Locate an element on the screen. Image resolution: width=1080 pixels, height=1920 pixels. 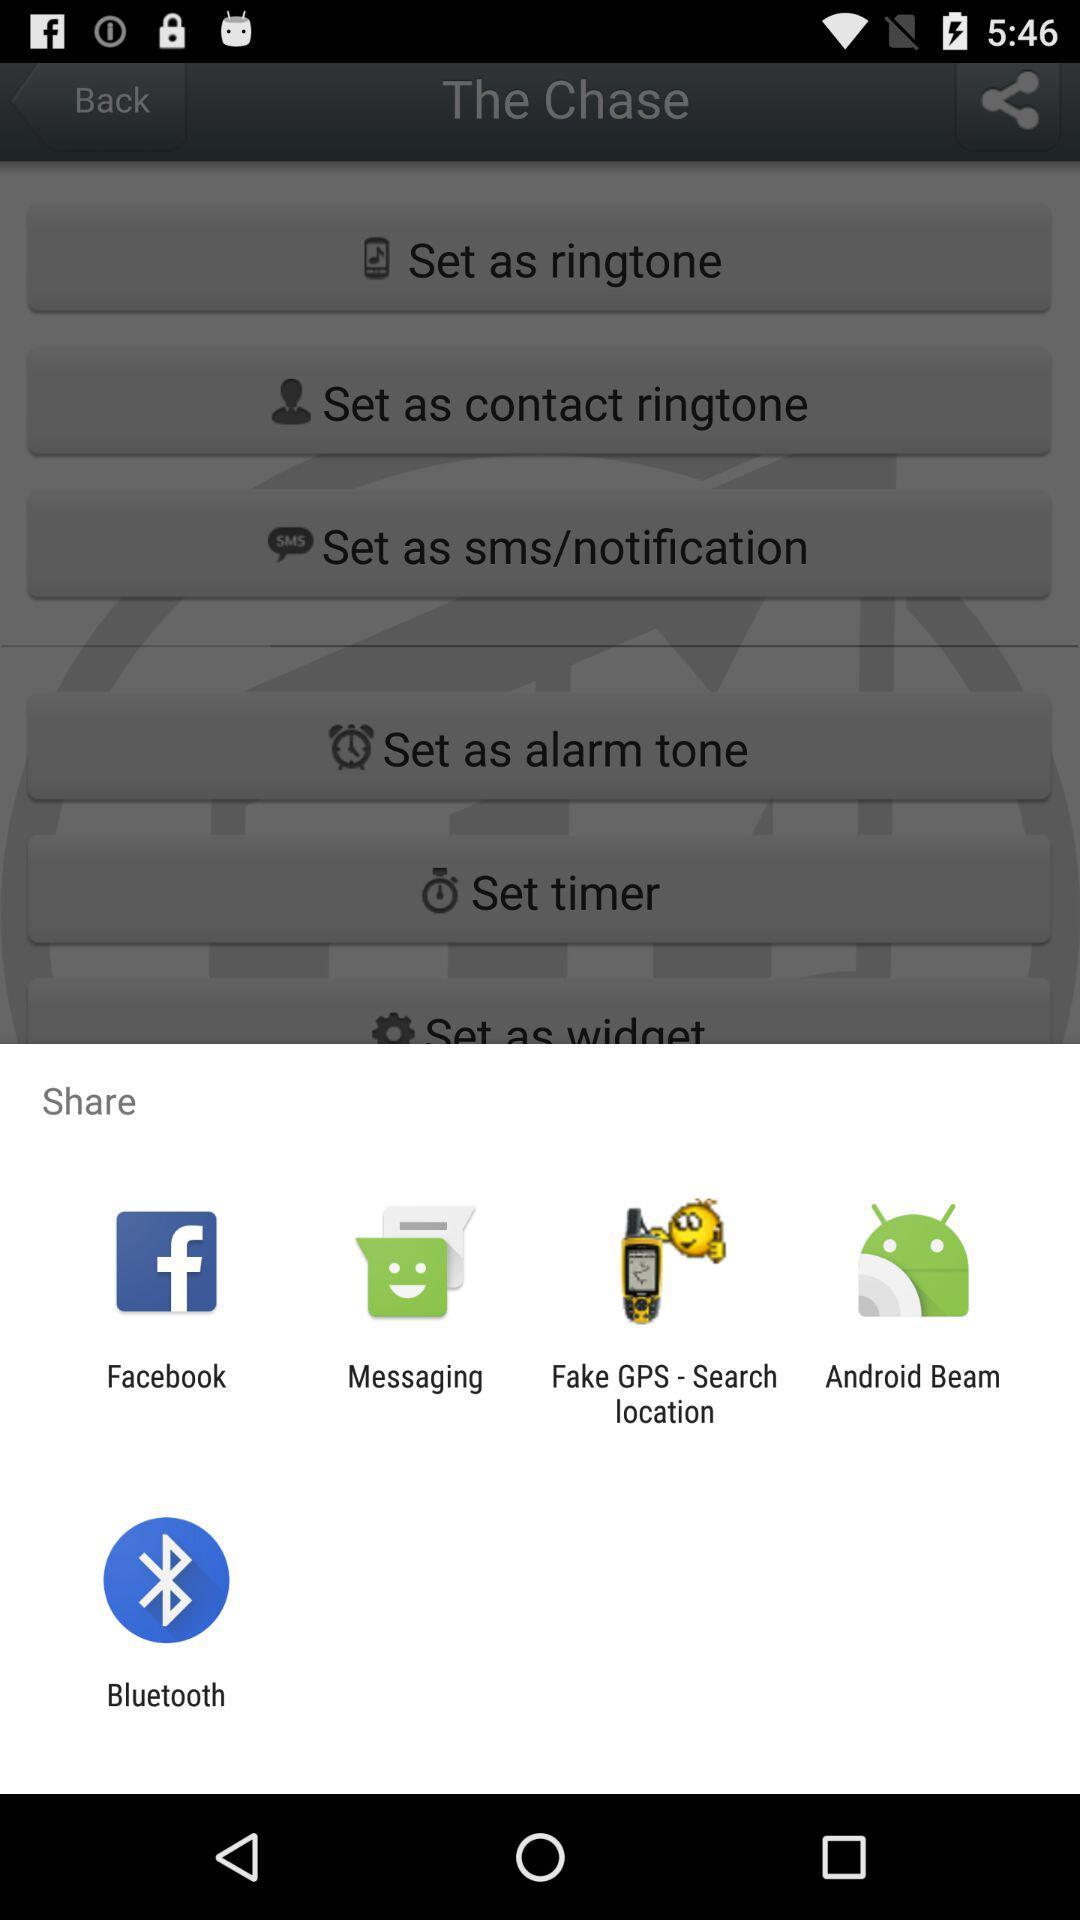
the item next to the android beam app is located at coordinates (664, 1392).